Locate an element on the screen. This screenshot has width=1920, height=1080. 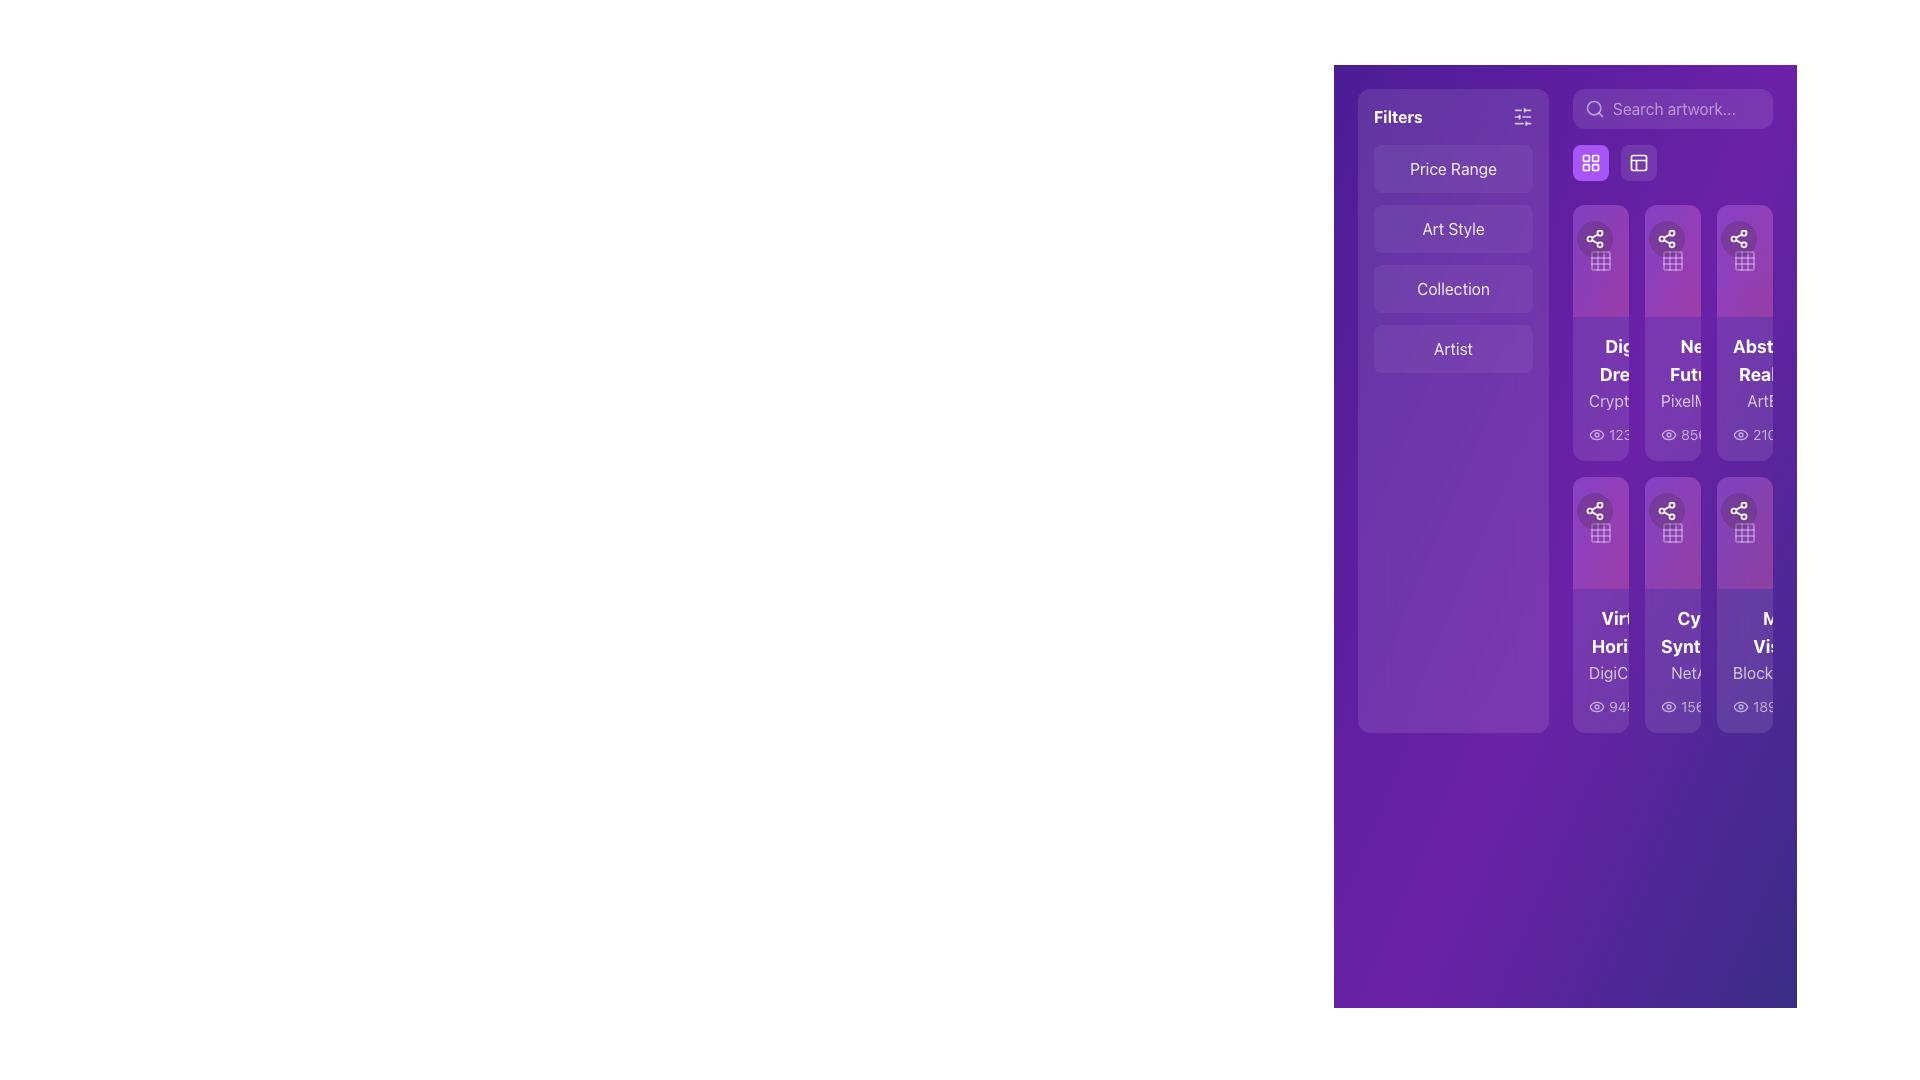
displayed text '1890' which is accompanied by a visibility icon on the left, located in the rightmost column of the grid, second-to-last position among its siblings is located at coordinates (1758, 705).